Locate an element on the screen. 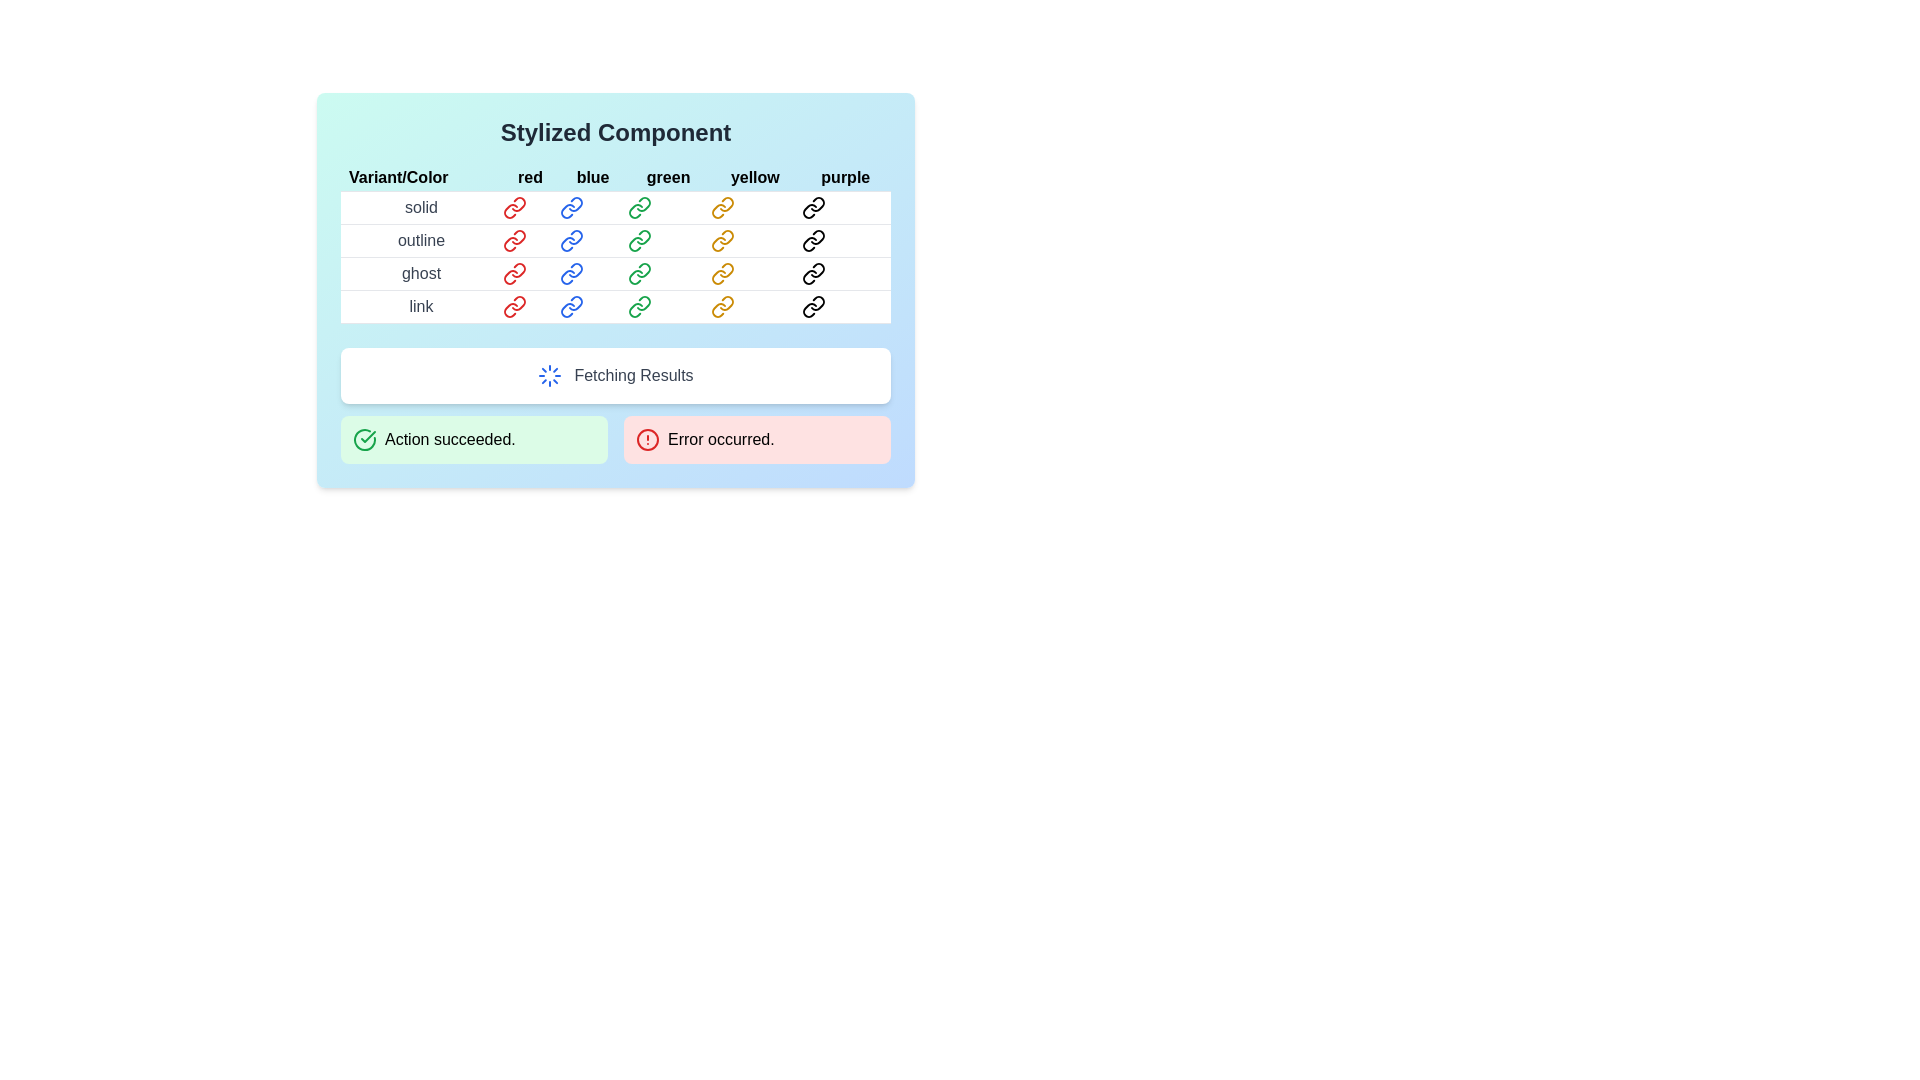 The image size is (1920, 1080). the green link icon styled with a chain-like appearance located in the fourth row under the 'link' column and third column under 'green' to follow the link is located at coordinates (640, 307).